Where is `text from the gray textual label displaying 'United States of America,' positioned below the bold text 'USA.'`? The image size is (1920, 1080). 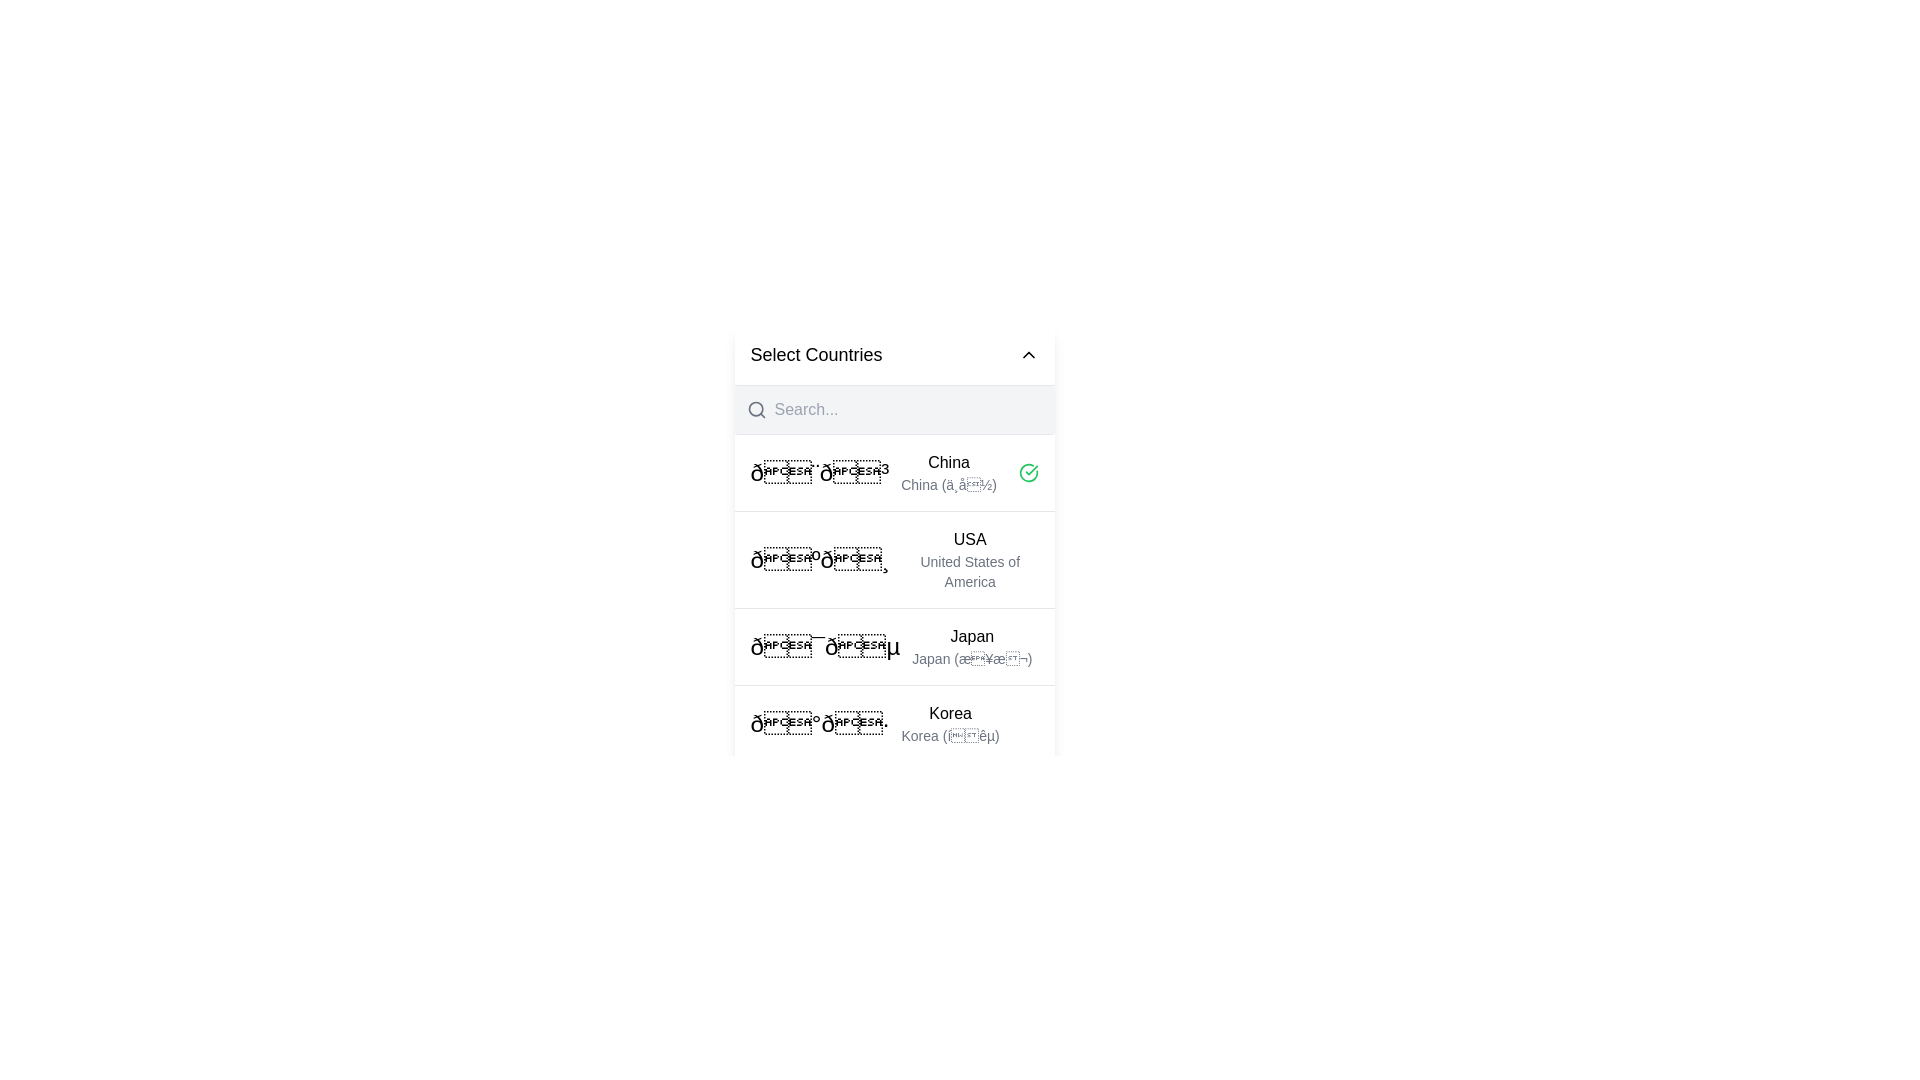 text from the gray textual label displaying 'United States of America,' positioned below the bold text 'USA.' is located at coordinates (970, 571).